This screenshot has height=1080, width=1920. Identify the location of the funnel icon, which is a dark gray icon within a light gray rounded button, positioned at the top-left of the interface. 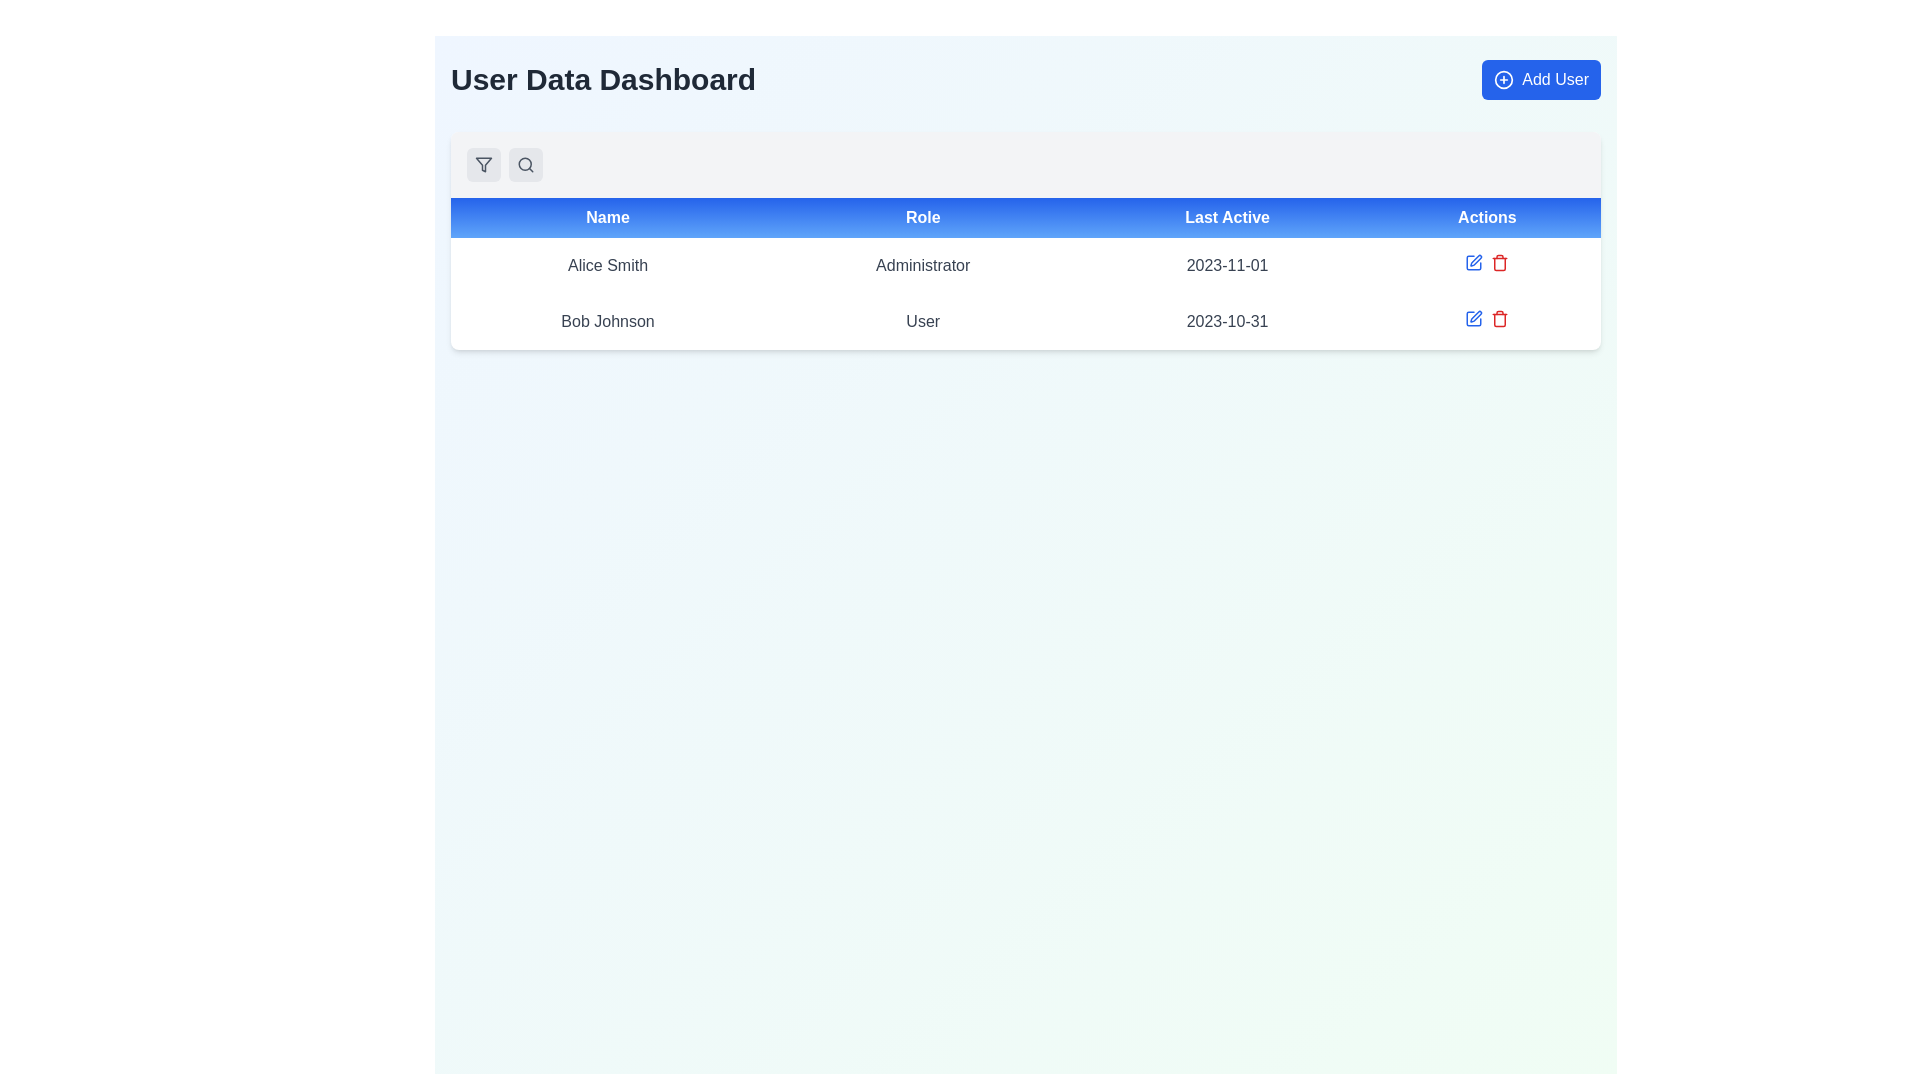
(484, 164).